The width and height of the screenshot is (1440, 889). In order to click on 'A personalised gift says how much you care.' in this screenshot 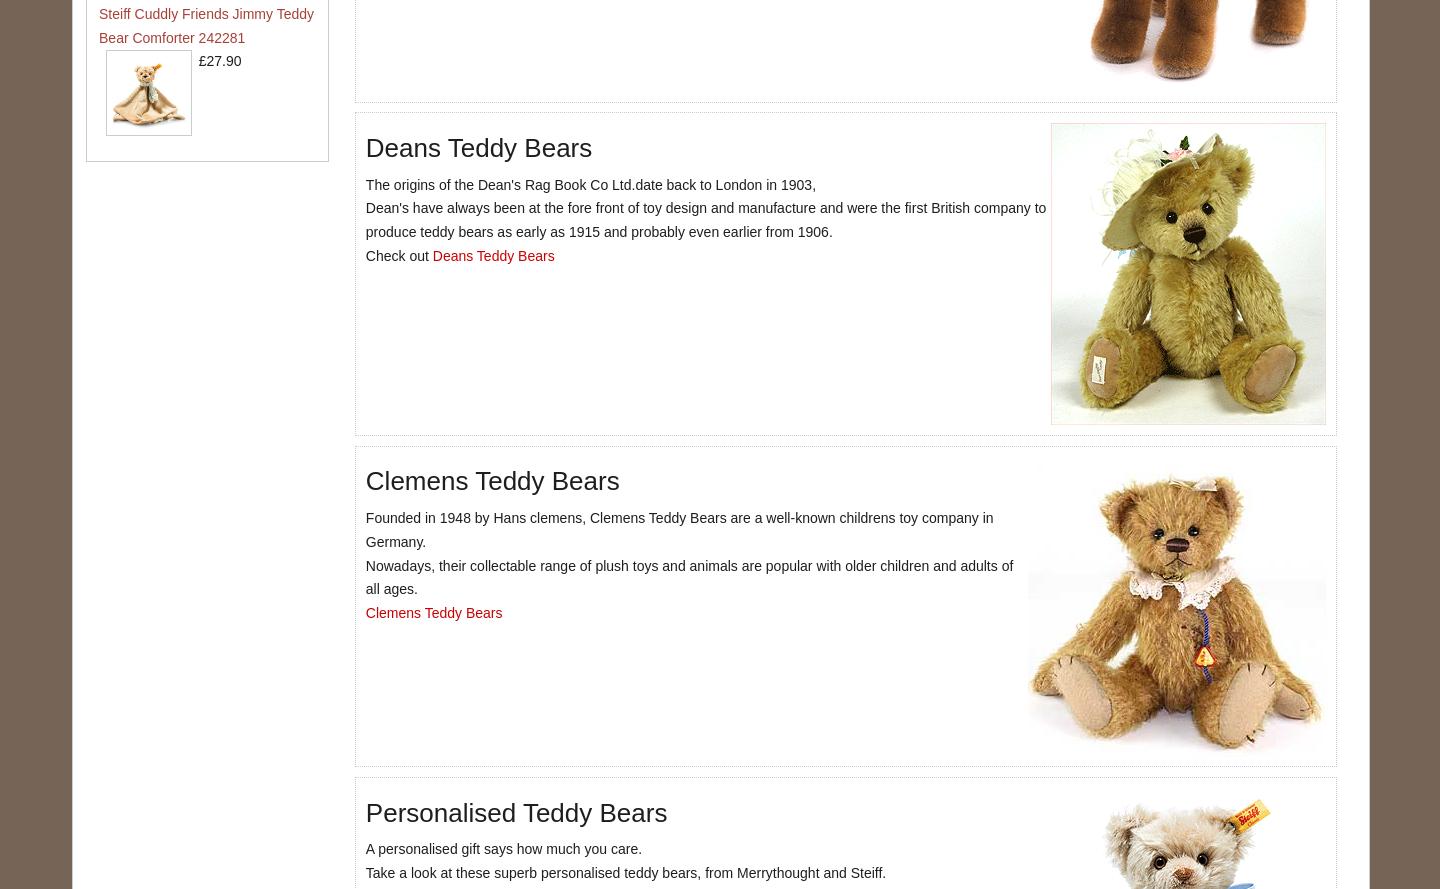, I will do `click(364, 847)`.